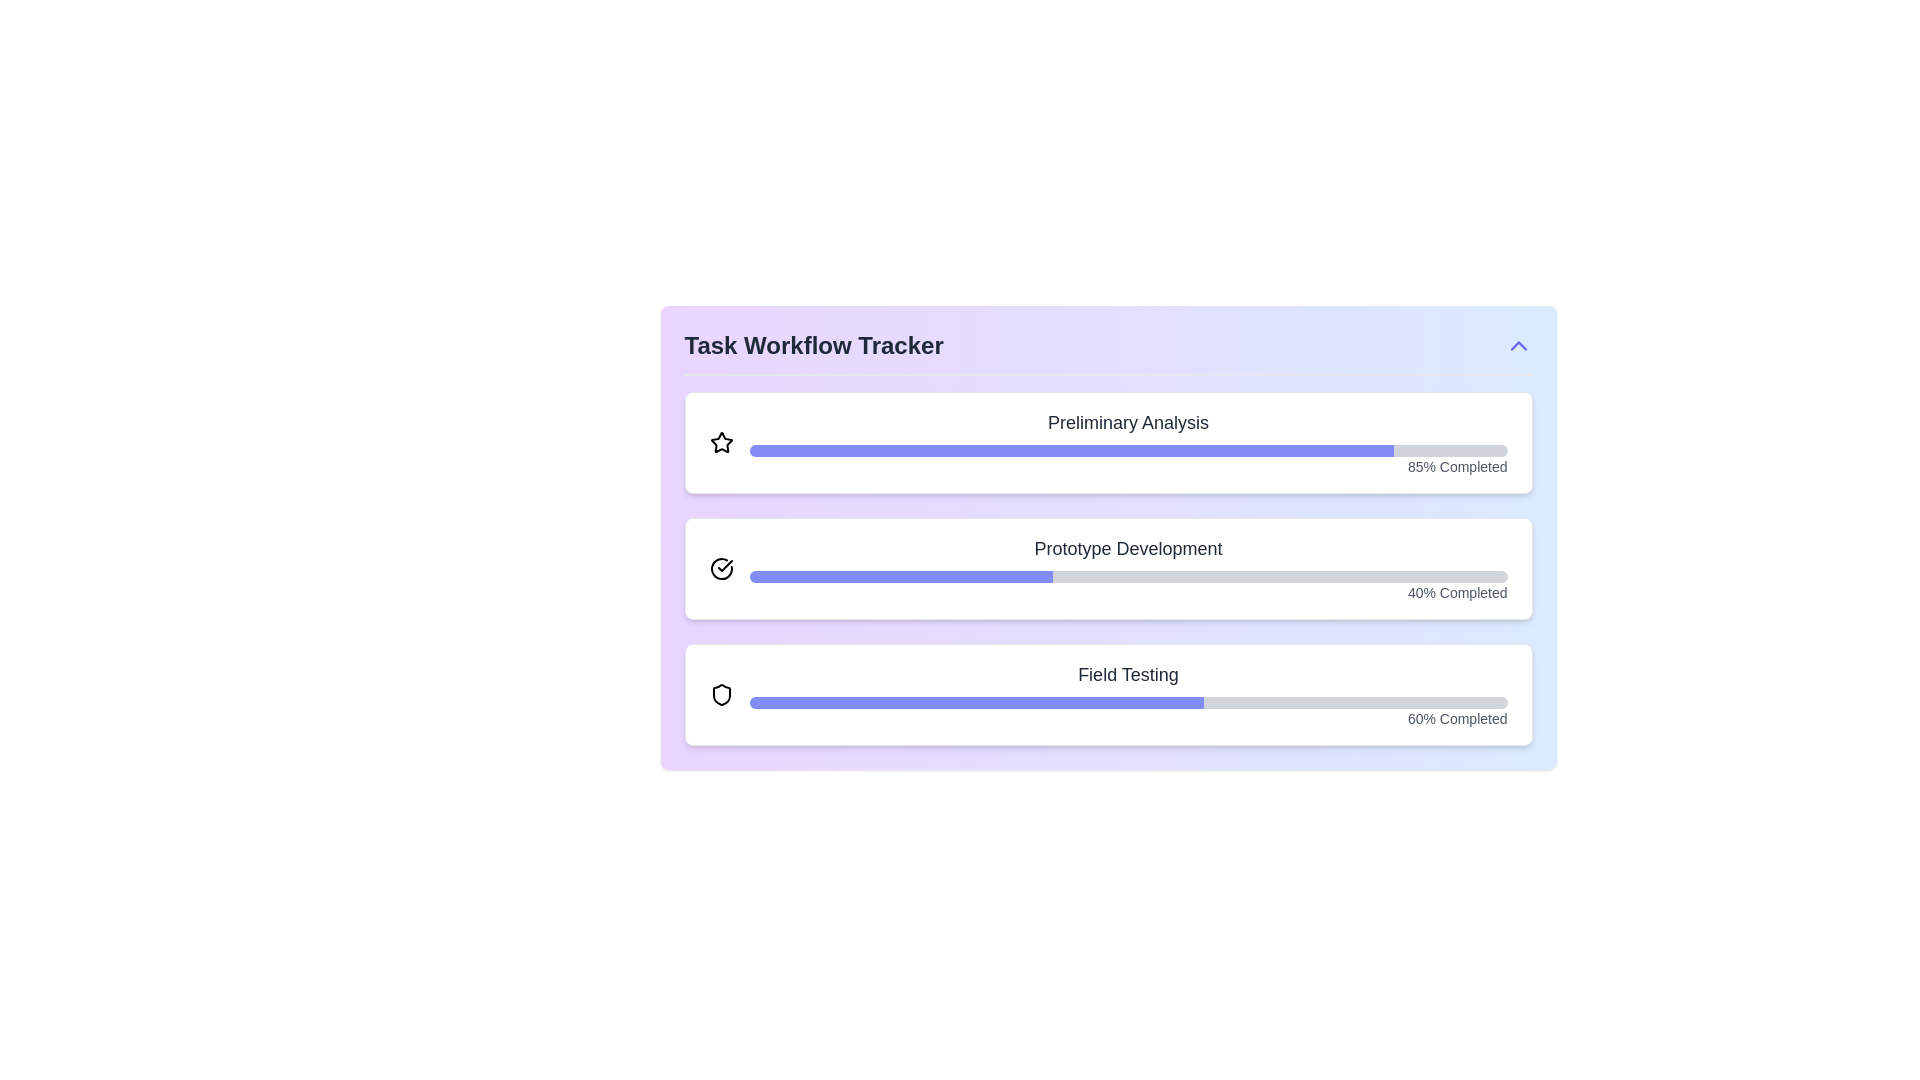  What do you see at coordinates (1128, 442) in the screenshot?
I see `the 'Preliminary Analysis' progress tracker component, which is the topmost entry` at bounding box center [1128, 442].